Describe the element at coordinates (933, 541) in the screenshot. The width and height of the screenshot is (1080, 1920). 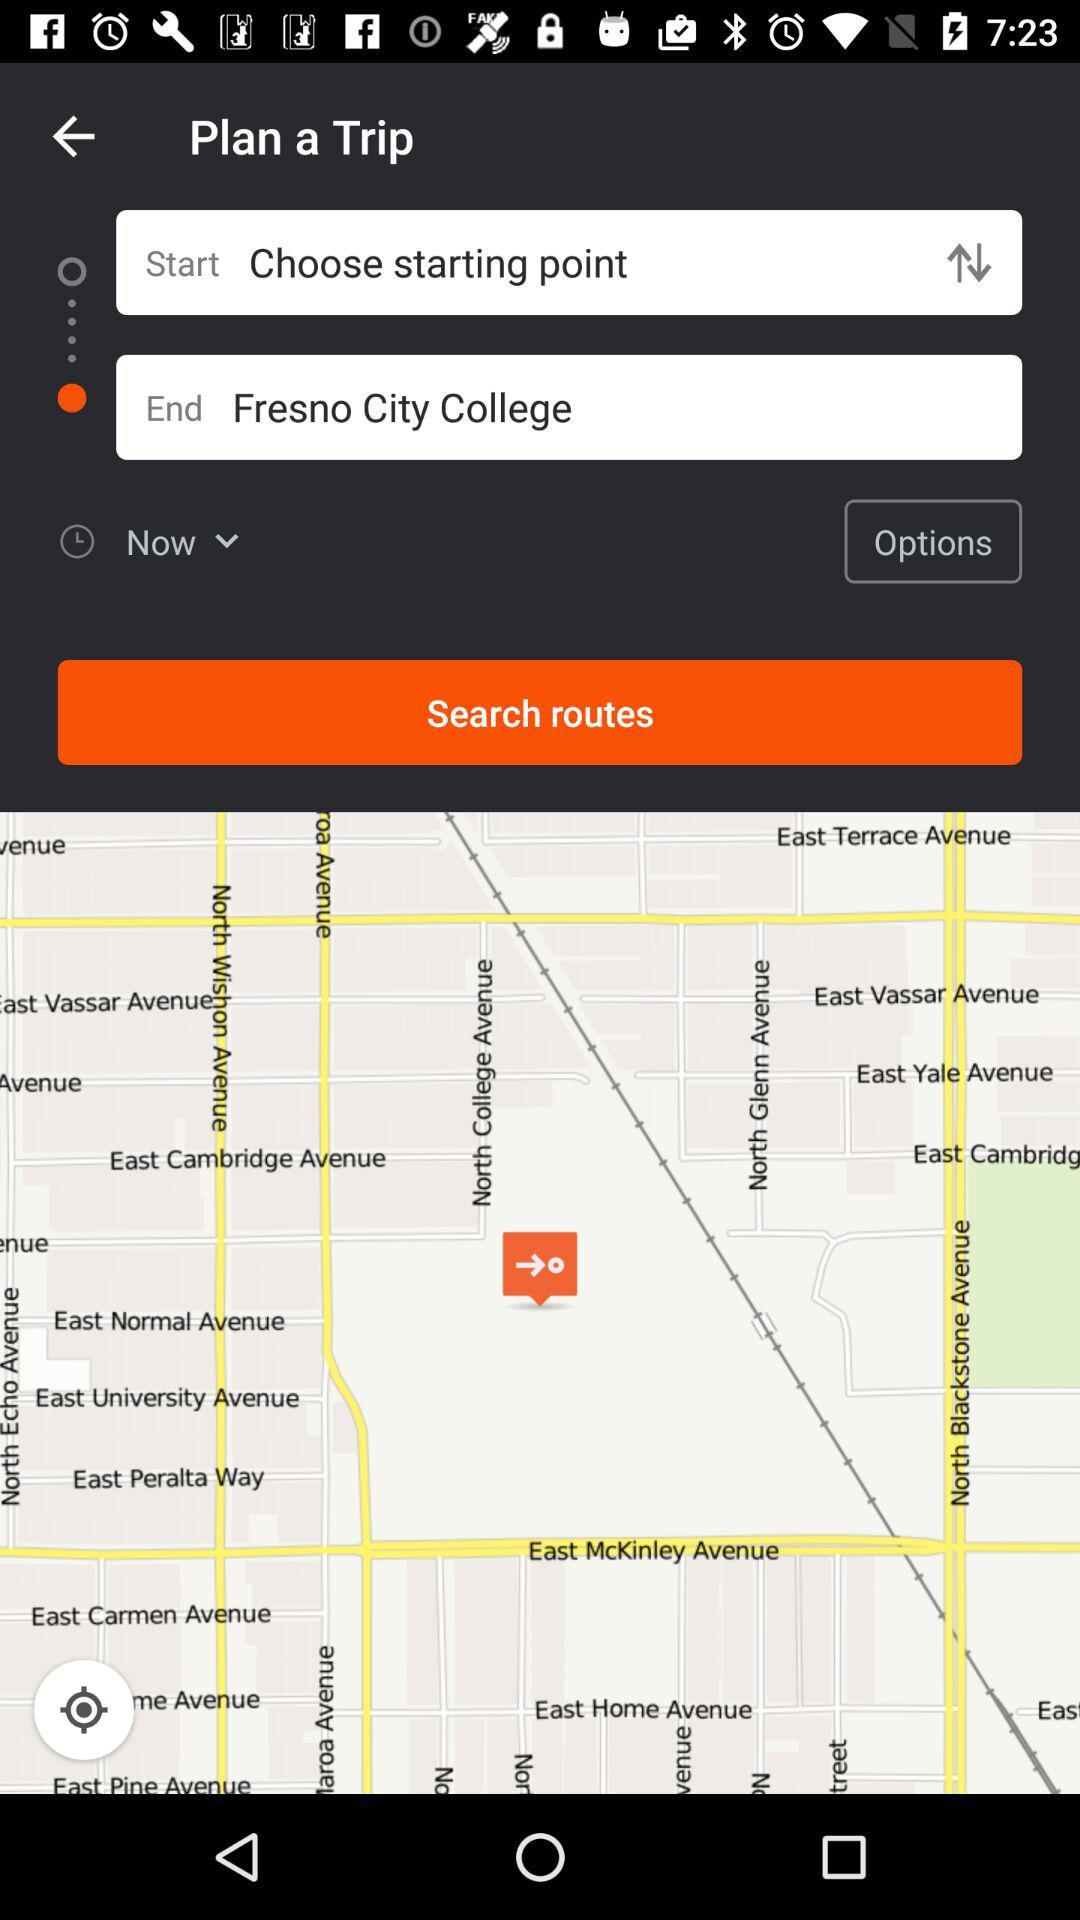
I see `item to the right of now icon` at that location.